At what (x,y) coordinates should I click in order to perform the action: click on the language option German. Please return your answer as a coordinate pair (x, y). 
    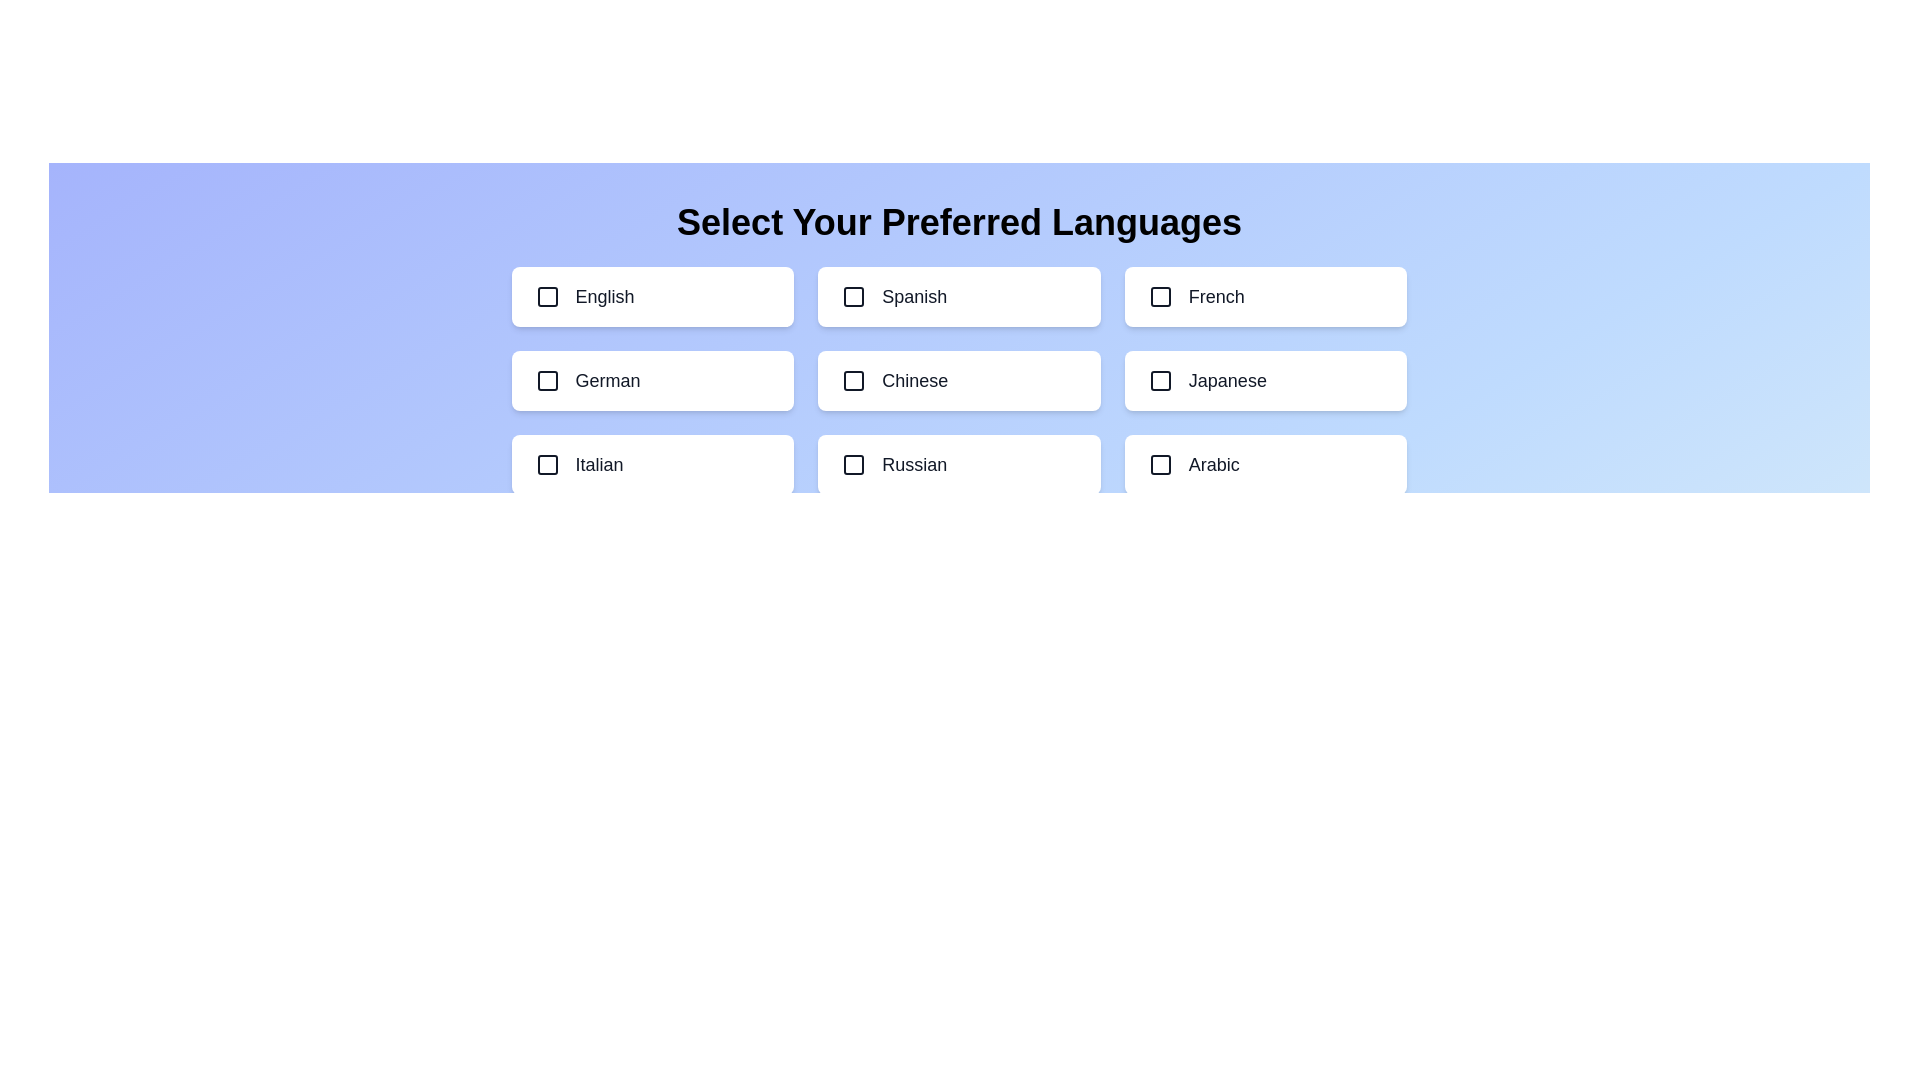
    Looking at the image, I should click on (652, 381).